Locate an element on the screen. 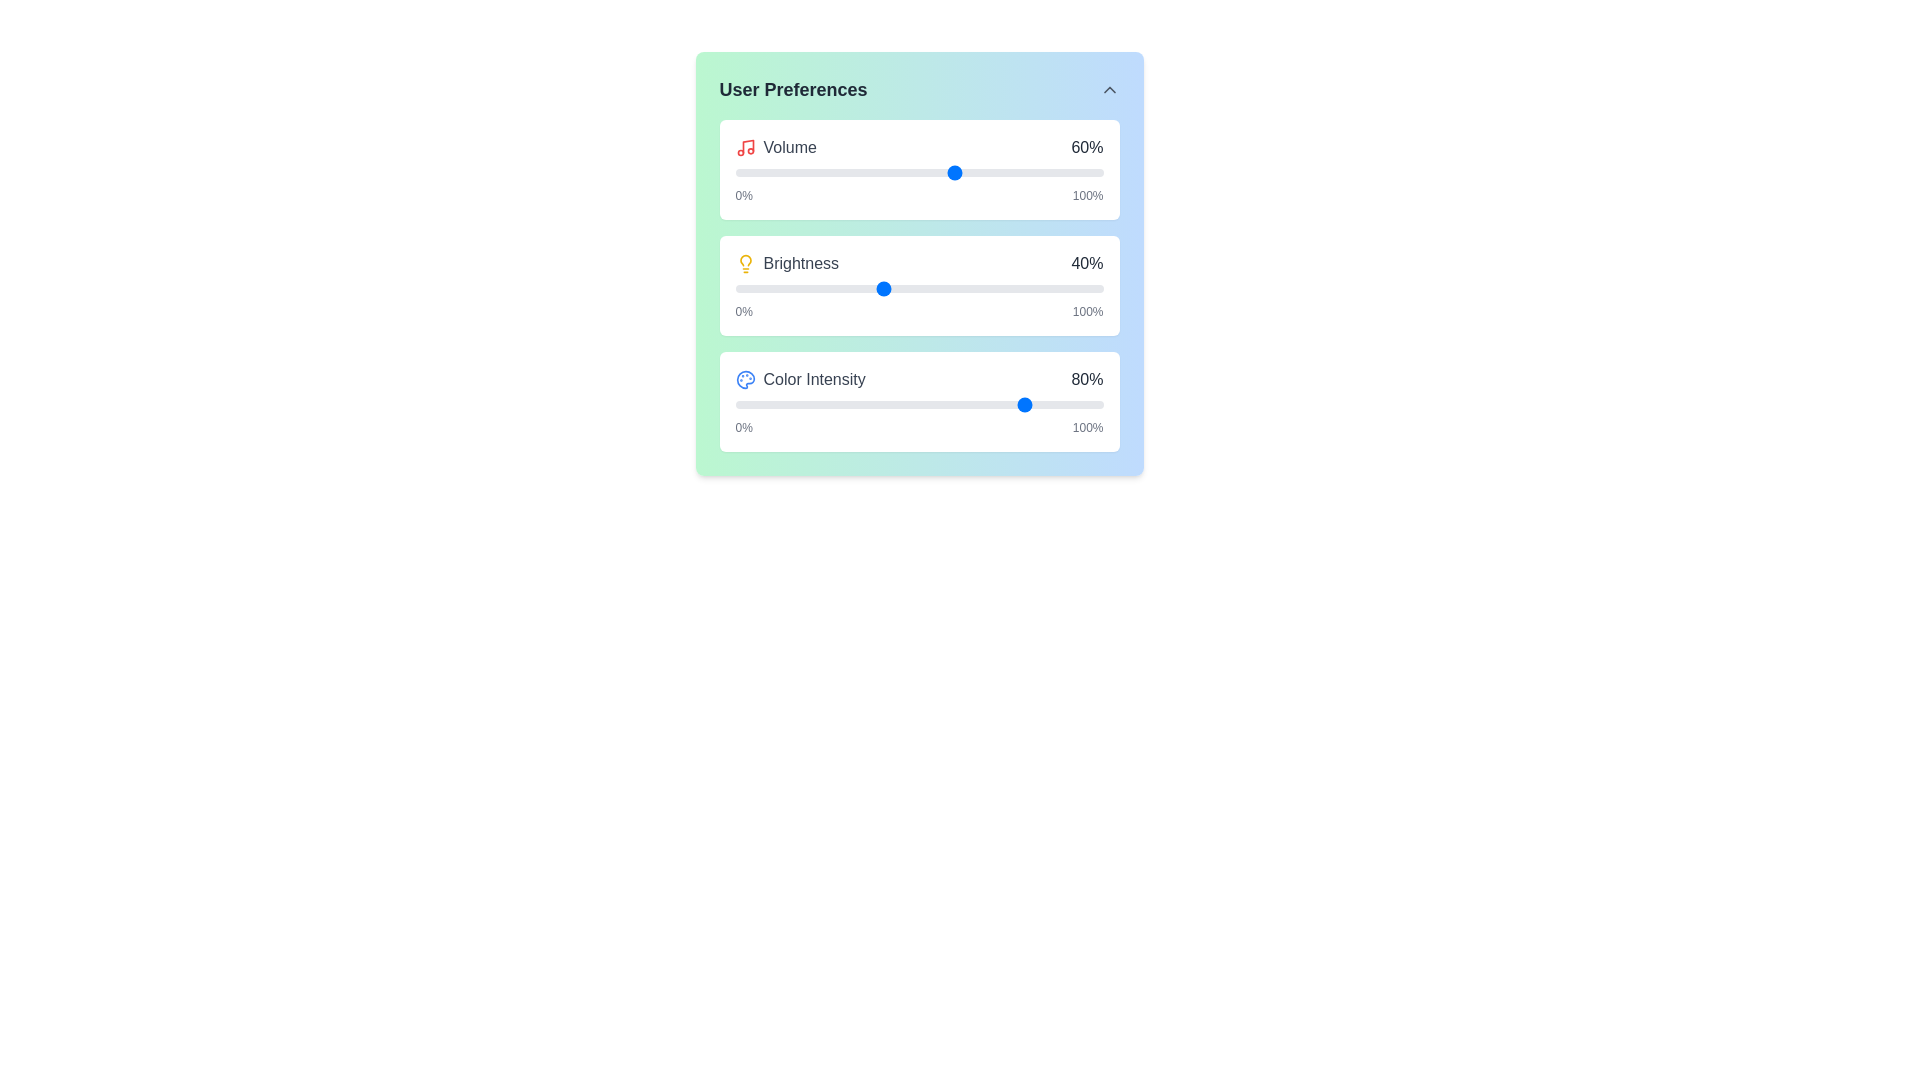 This screenshot has width=1920, height=1080. the graphical icon resembling a palette located in the 'Color Intensity' setting within the 'User Preferences' panel is located at coordinates (744, 380).